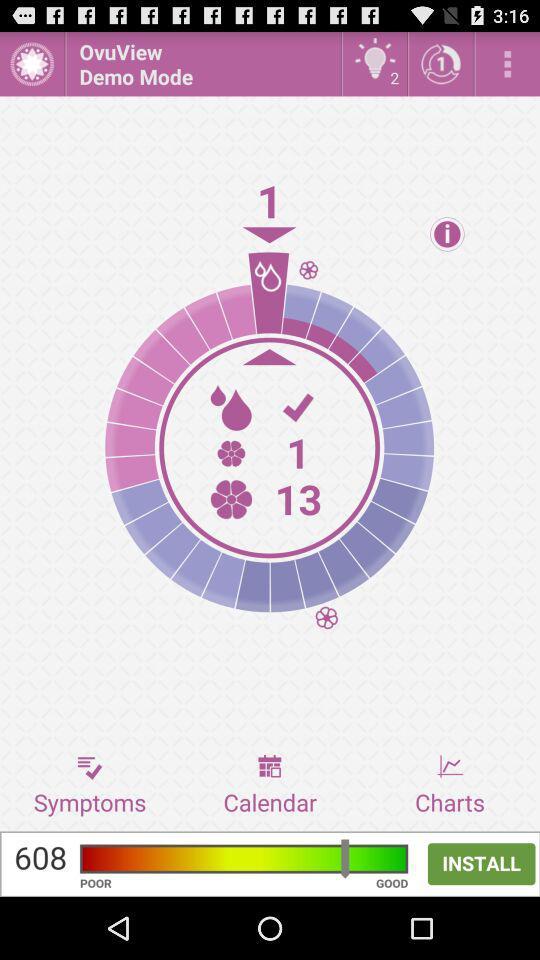  What do you see at coordinates (507, 63) in the screenshot?
I see `open the settings` at bounding box center [507, 63].